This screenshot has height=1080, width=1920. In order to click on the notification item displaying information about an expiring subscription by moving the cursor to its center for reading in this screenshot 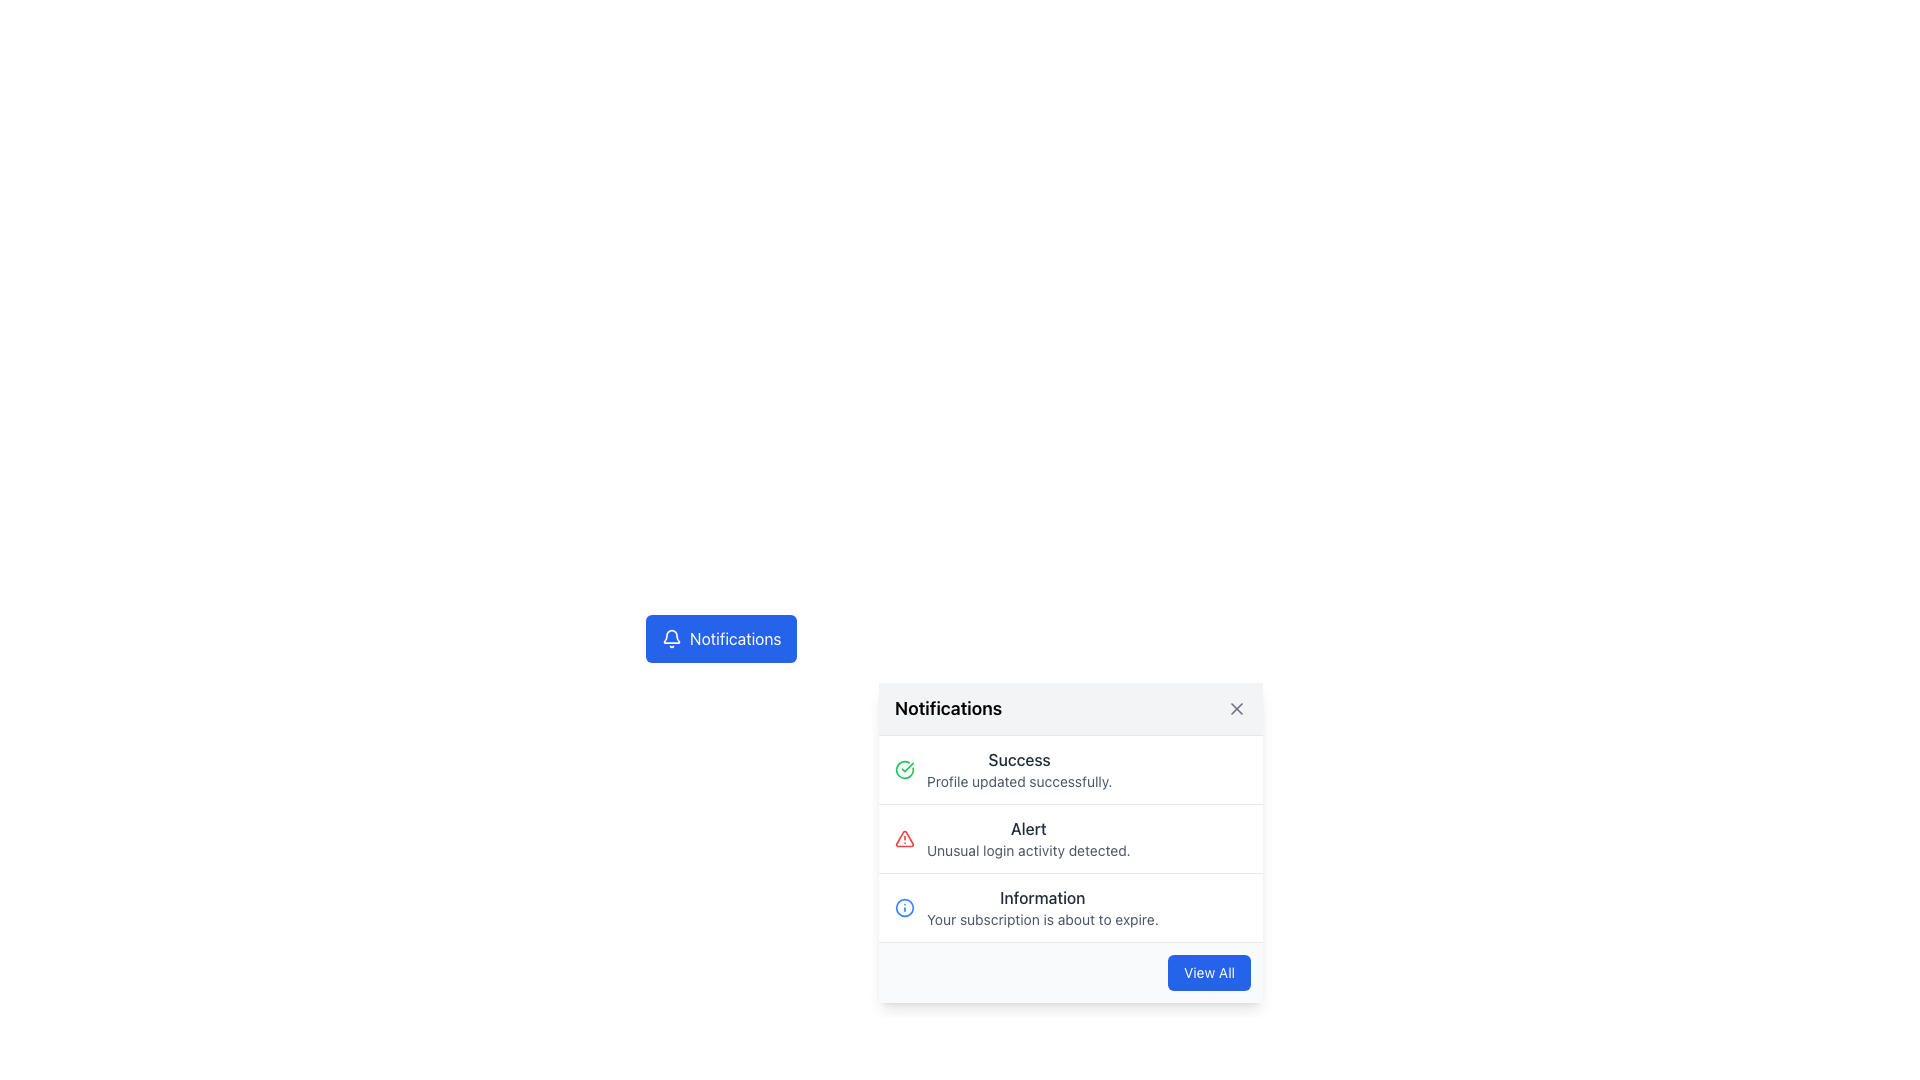, I will do `click(1069, 907)`.